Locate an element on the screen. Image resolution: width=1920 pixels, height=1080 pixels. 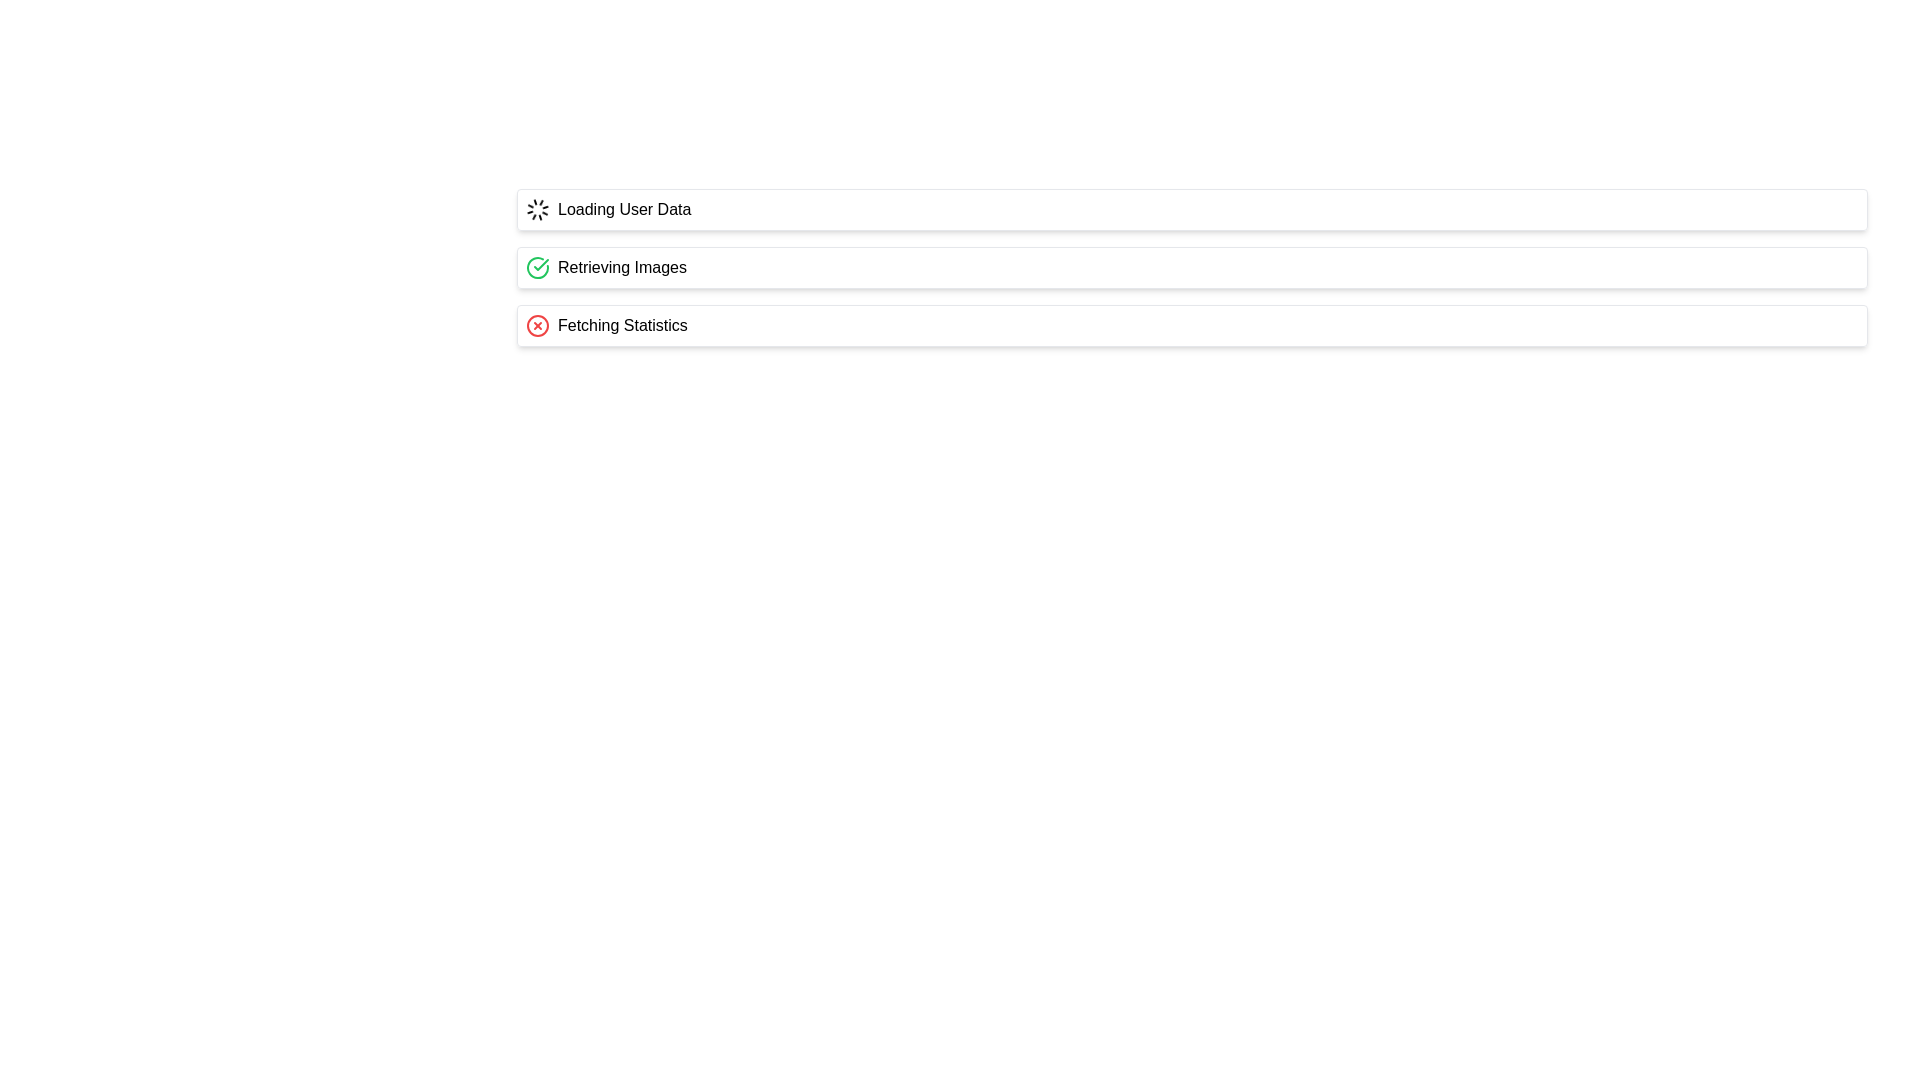
the circular arc part of the SVG icon that represents a status or data point, which is visually distinct within the icon's design is located at coordinates (537, 266).